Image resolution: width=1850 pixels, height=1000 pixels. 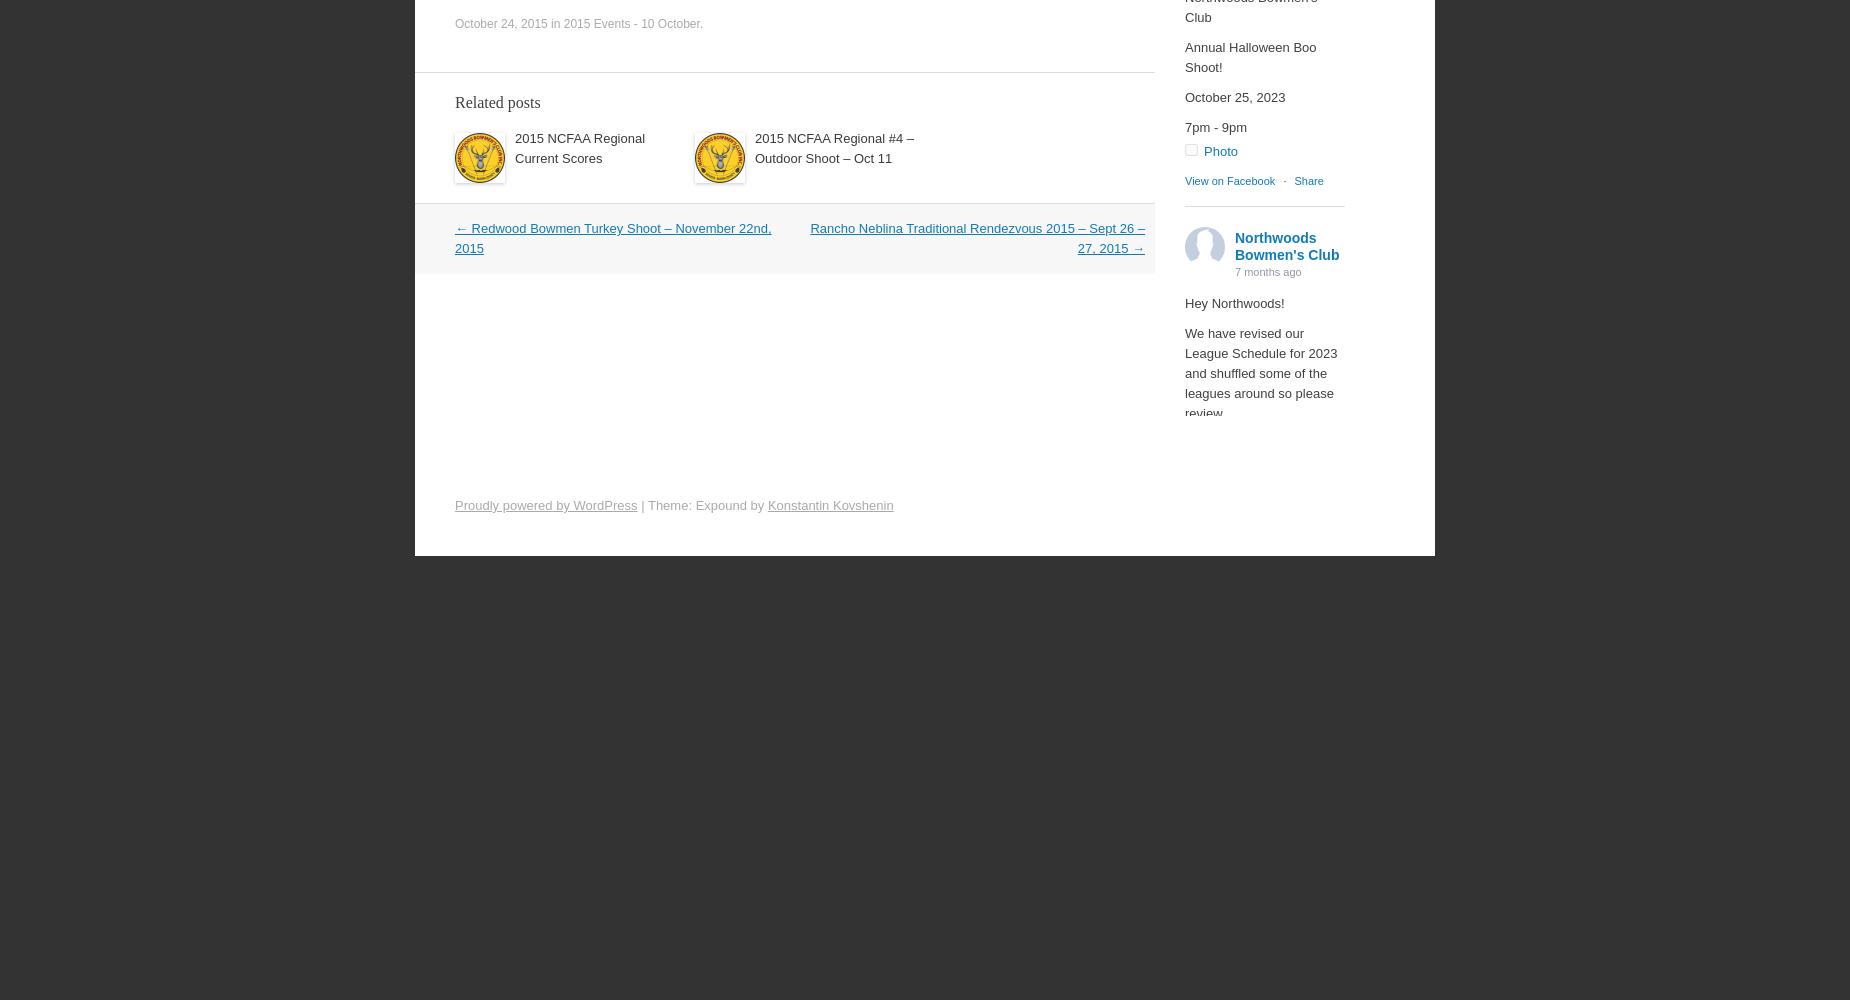 What do you see at coordinates (700, 24) in the screenshot?
I see `'.'` at bounding box center [700, 24].